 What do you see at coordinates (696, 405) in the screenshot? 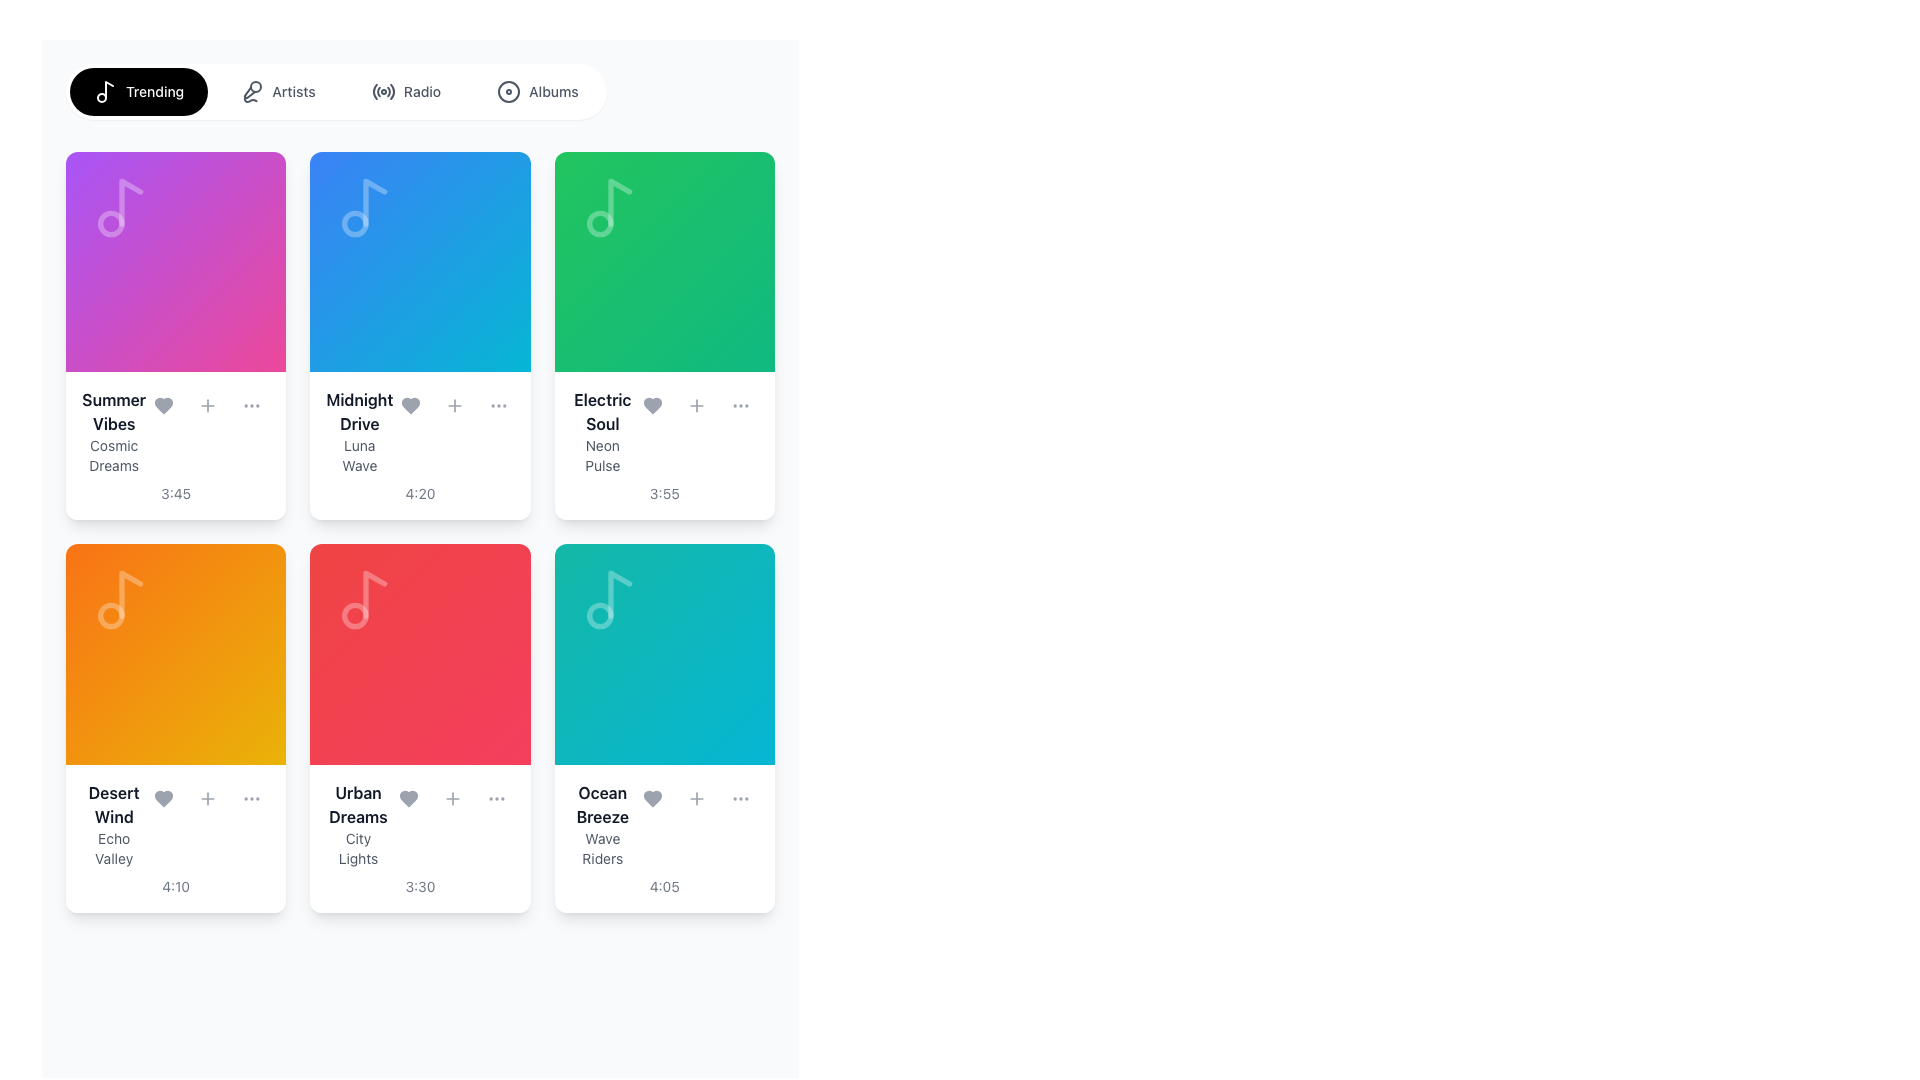
I see `the 'Add' button located within the 'Electric Soul' album card, positioned between the heart button and the ellipsis button` at bounding box center [696, 405].